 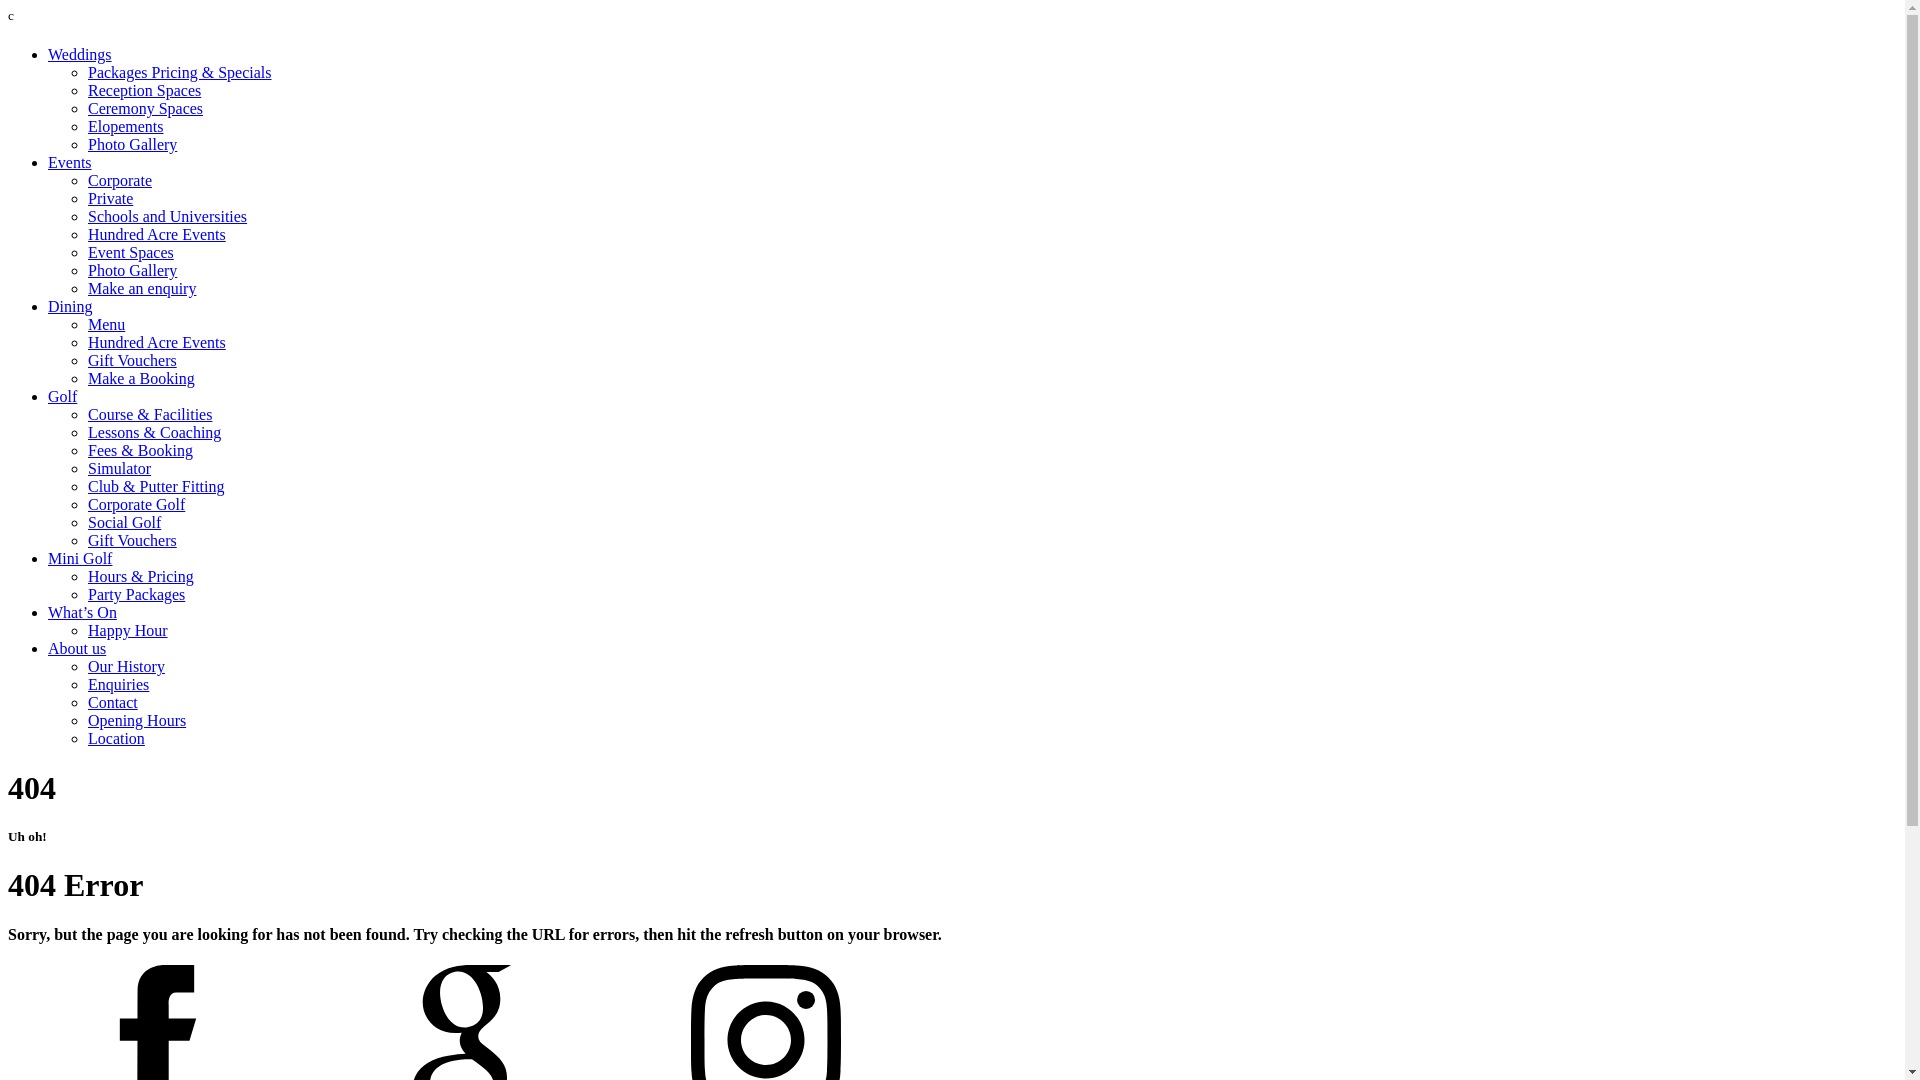 I want to click on 'Photo Gallery', so click(x=131, y=143).